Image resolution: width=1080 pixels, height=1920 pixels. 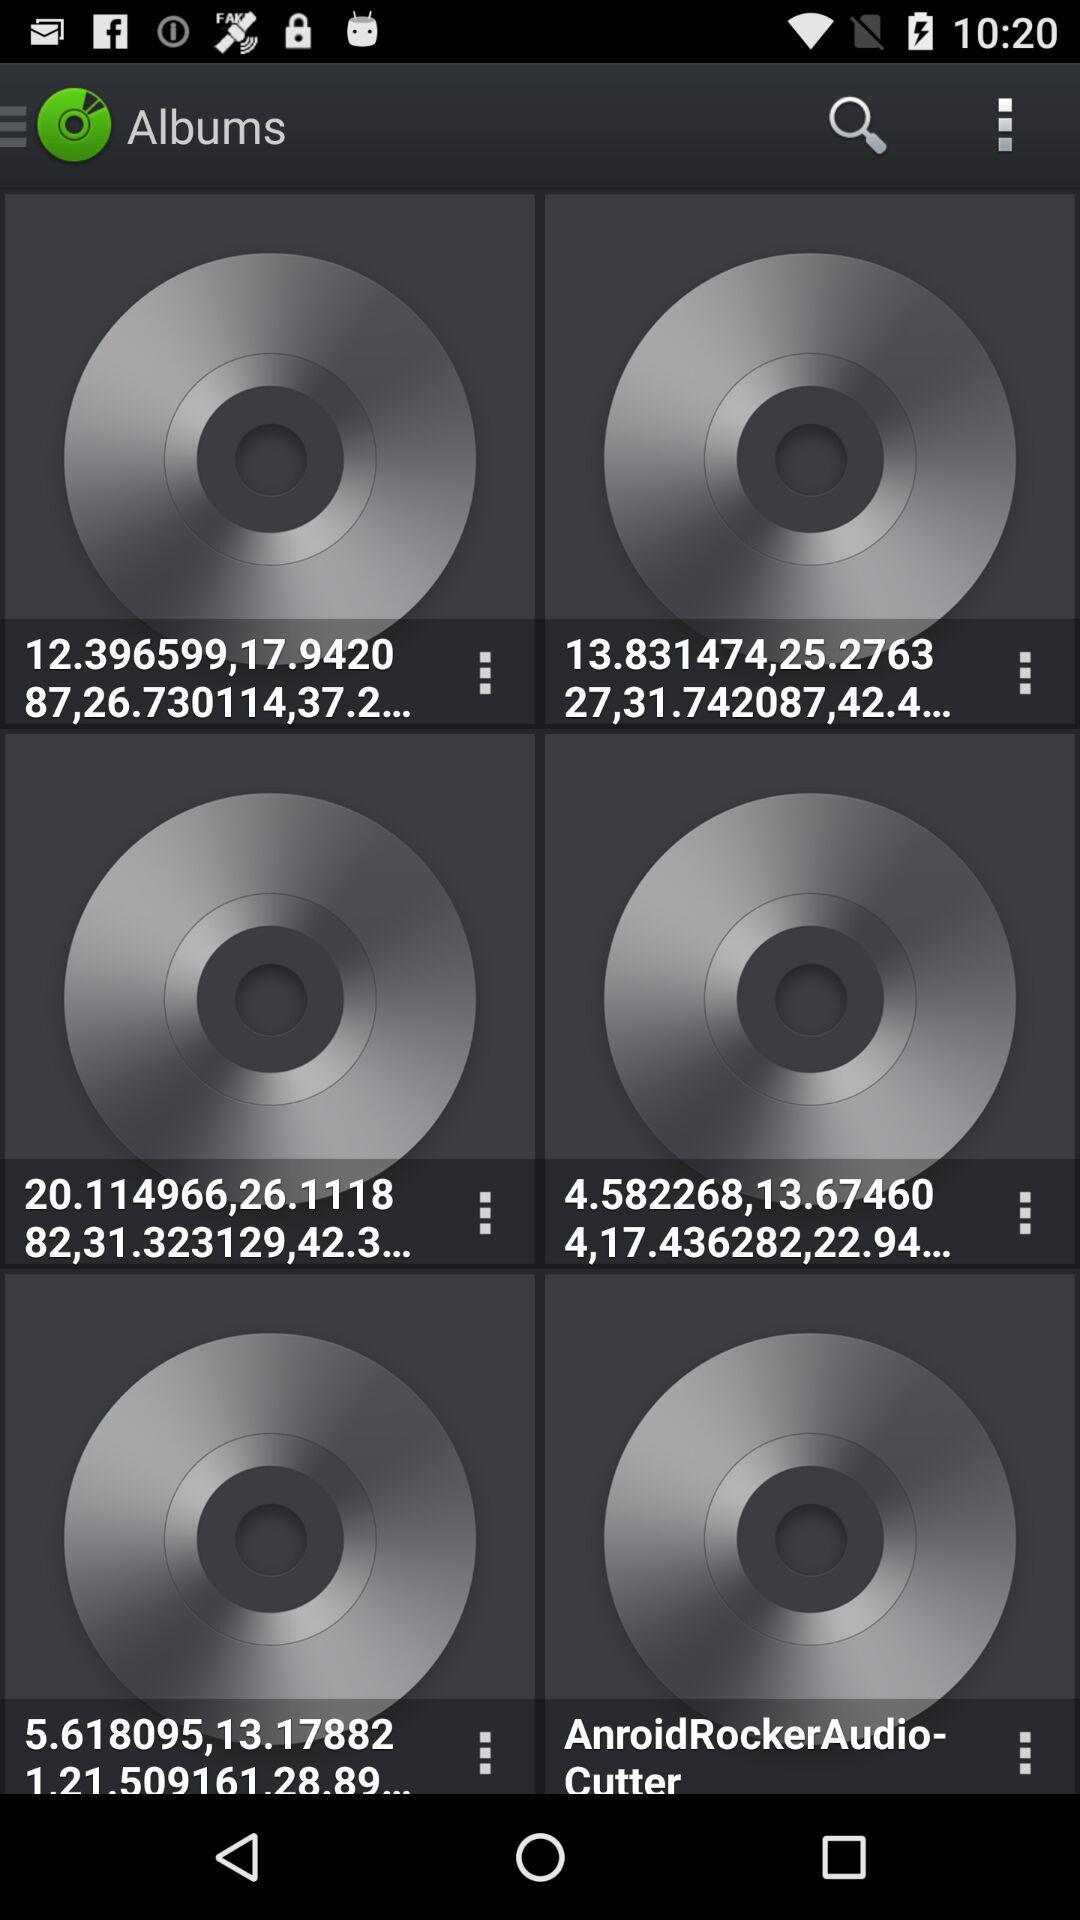 I want to click on more, so click(x=484, y=673).